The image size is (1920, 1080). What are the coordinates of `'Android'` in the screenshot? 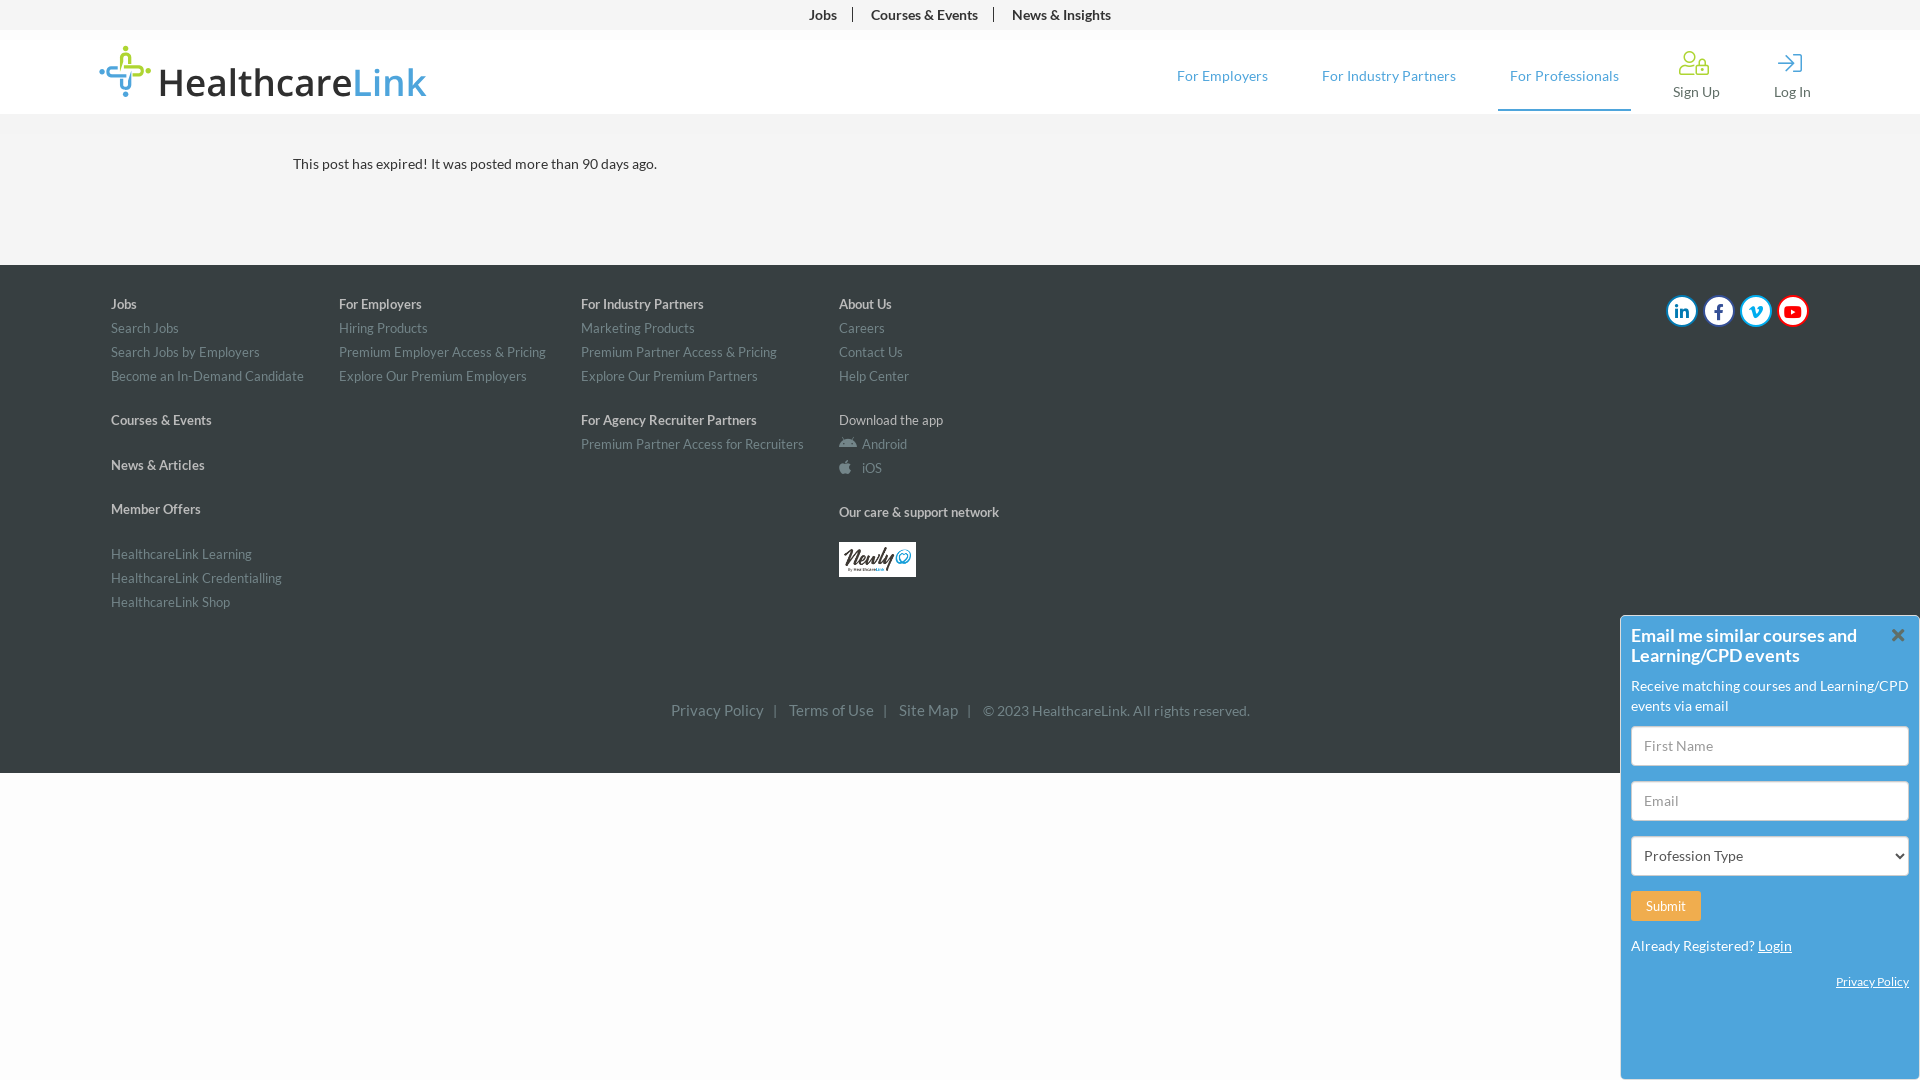 It's located at (873, 442).